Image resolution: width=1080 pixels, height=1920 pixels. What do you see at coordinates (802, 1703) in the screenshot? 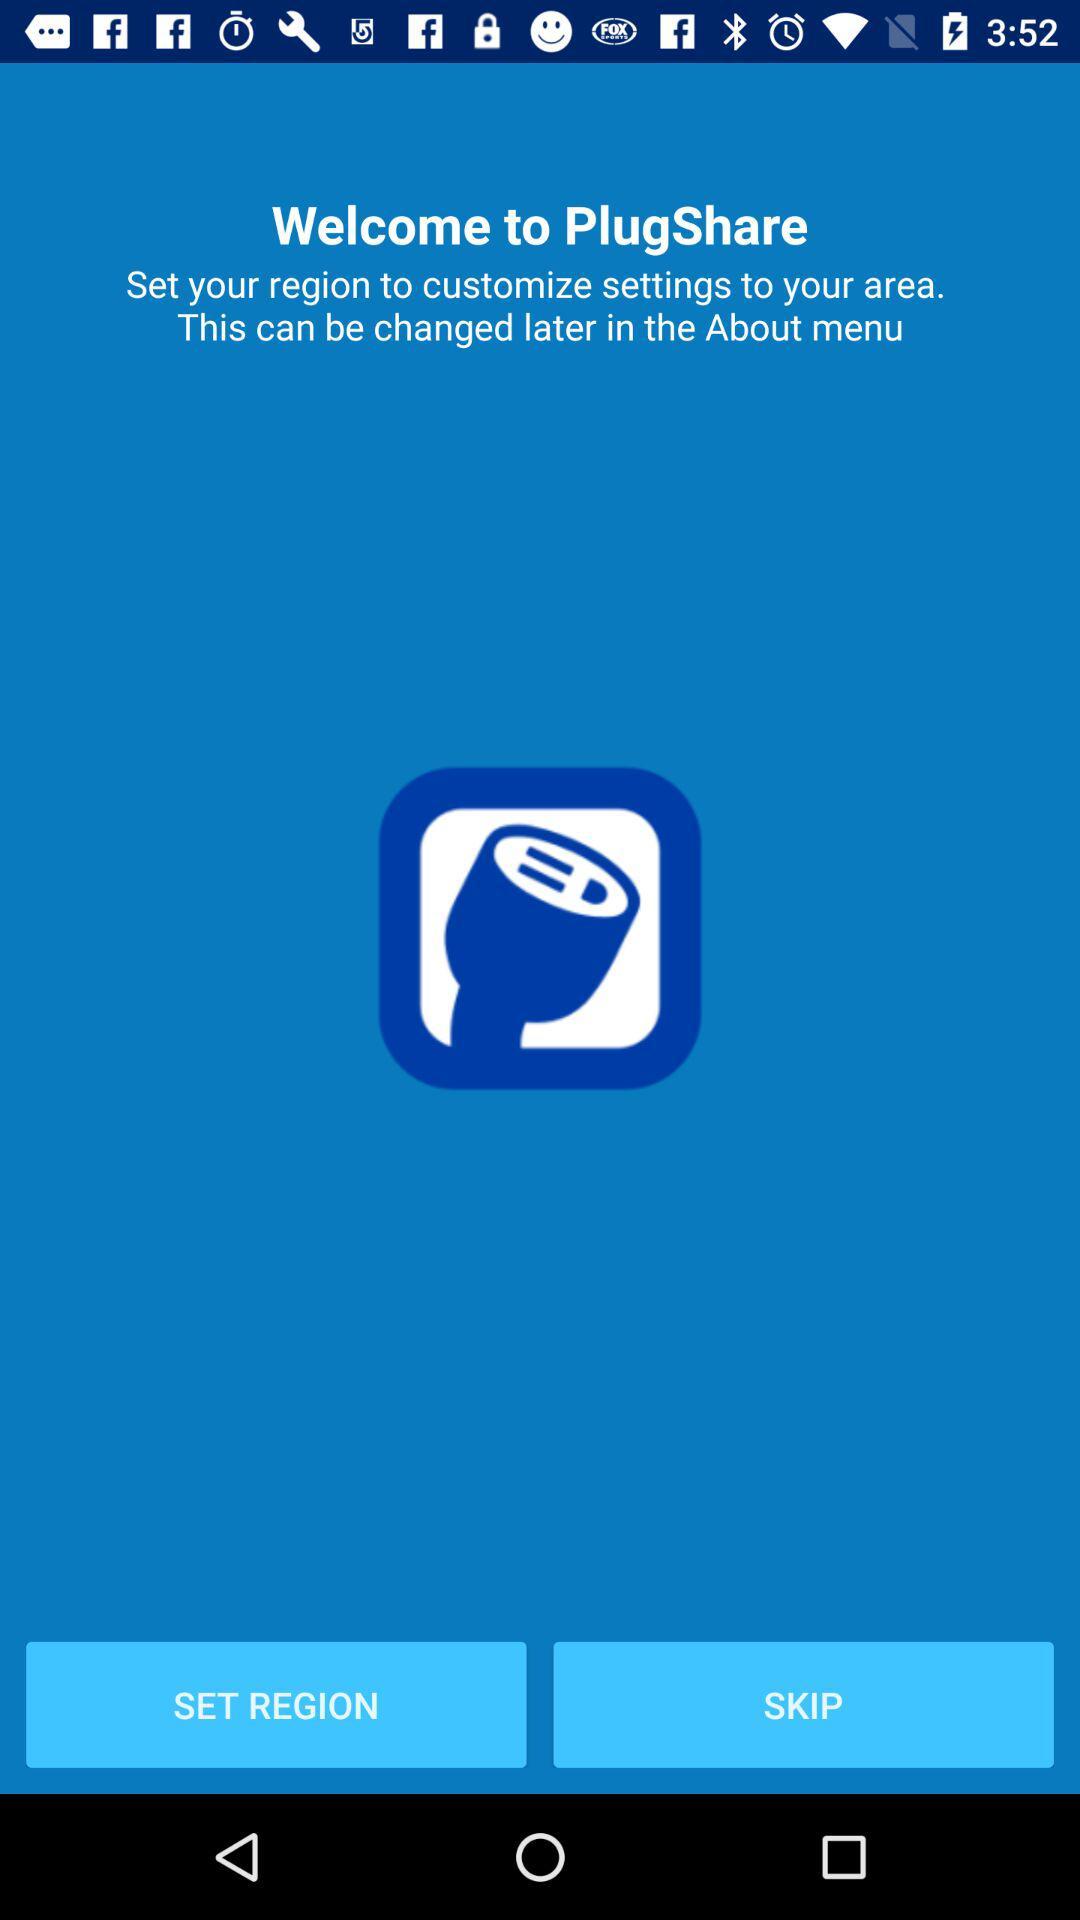
I see `skip item` at bounding box center [802, 1703].